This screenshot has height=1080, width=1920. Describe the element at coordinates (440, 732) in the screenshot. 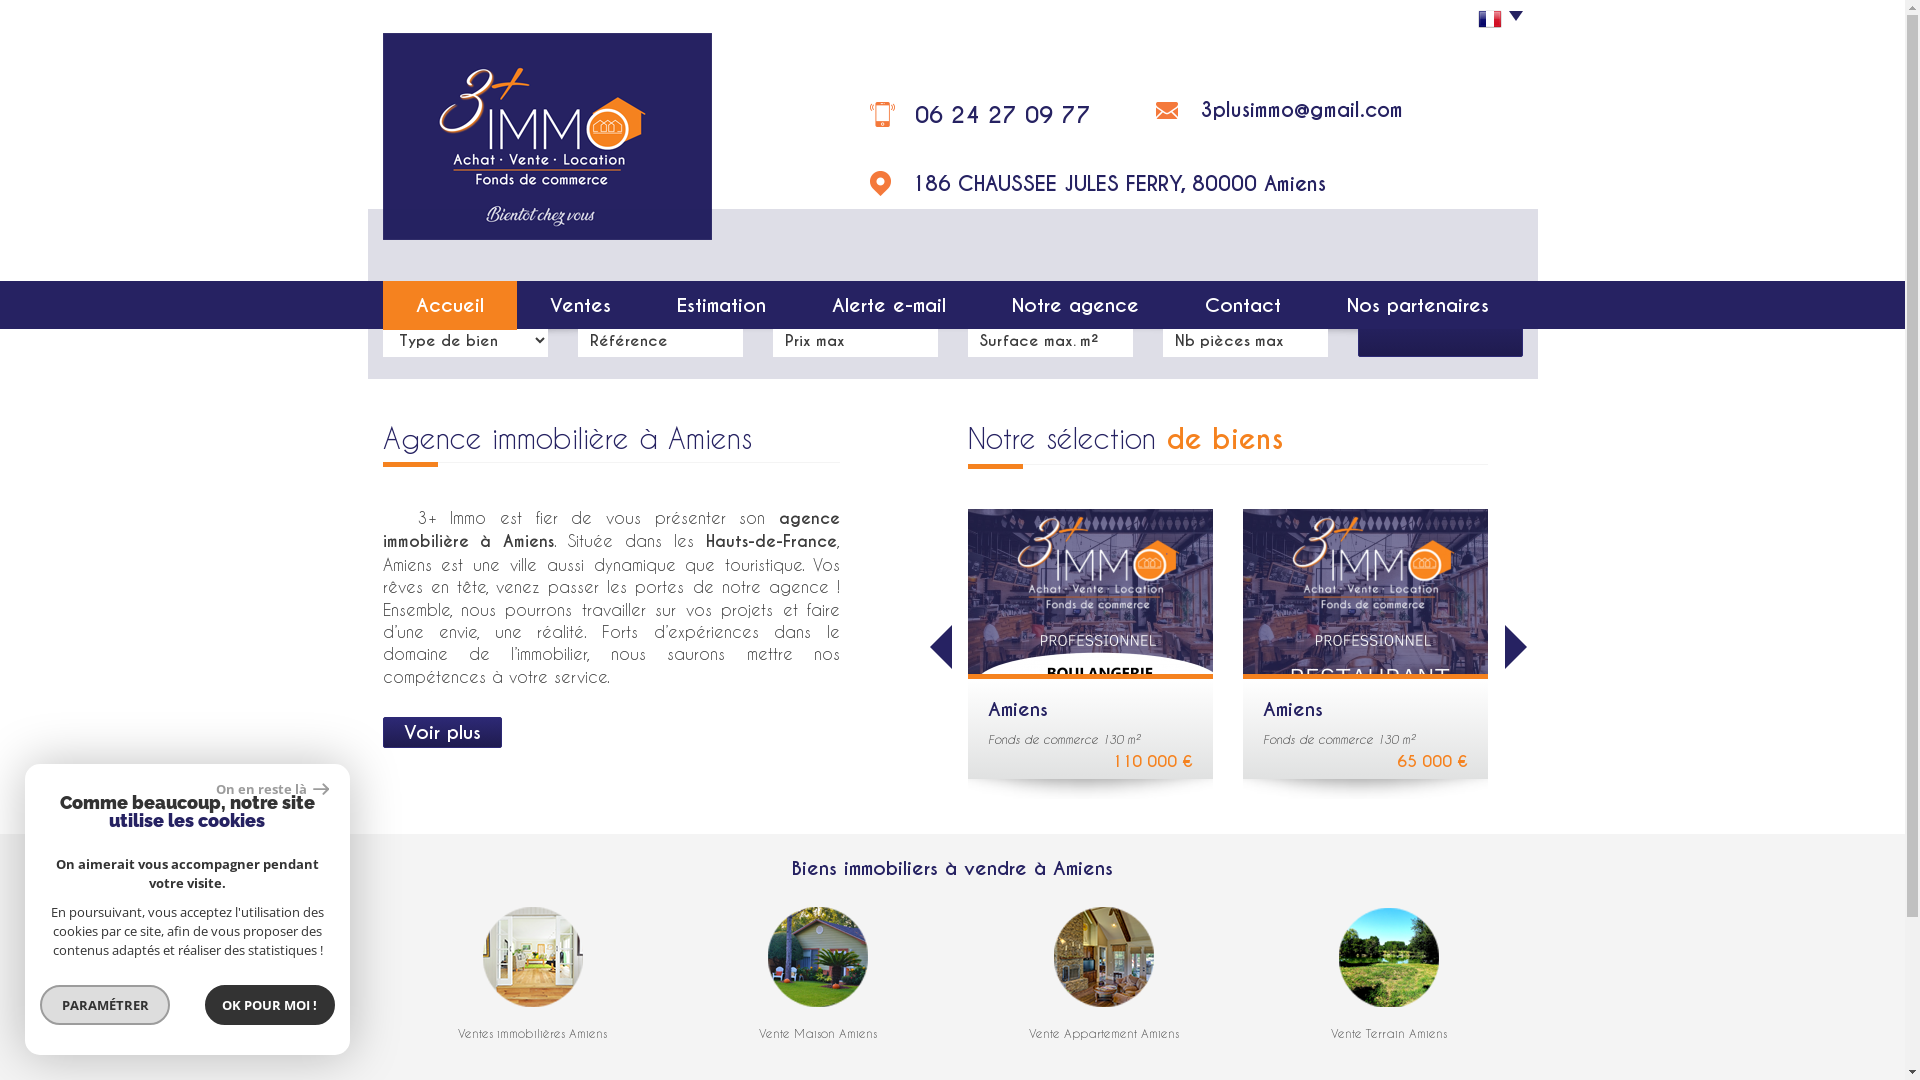

I see `'Voir plus'` at that location.